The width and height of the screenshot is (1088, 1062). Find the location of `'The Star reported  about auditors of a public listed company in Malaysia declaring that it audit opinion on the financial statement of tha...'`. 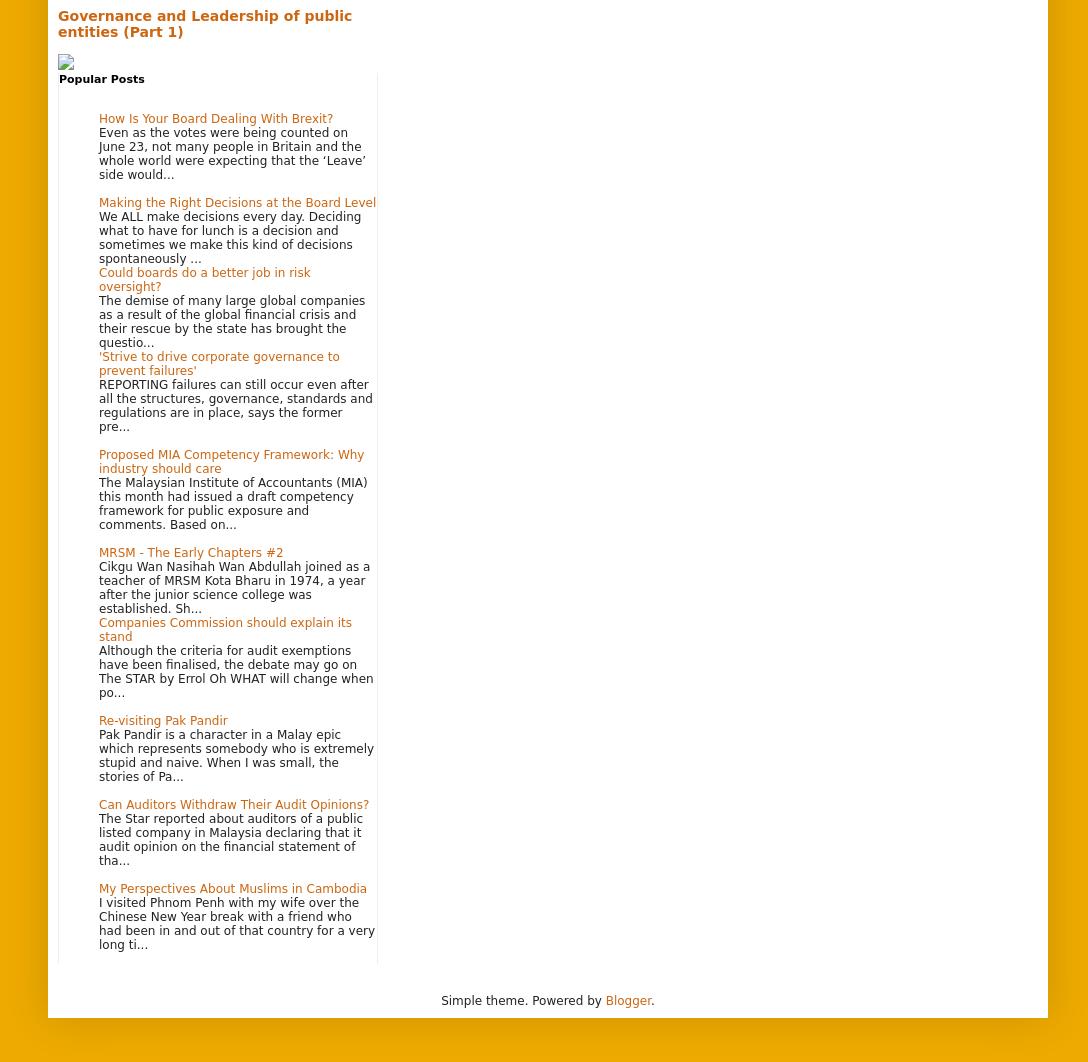

'The Star reported  about auditors of a public listed company in Malaysia declaring that it audit opinion on the financial statement of tha...' is located at coordinates (229, 837).